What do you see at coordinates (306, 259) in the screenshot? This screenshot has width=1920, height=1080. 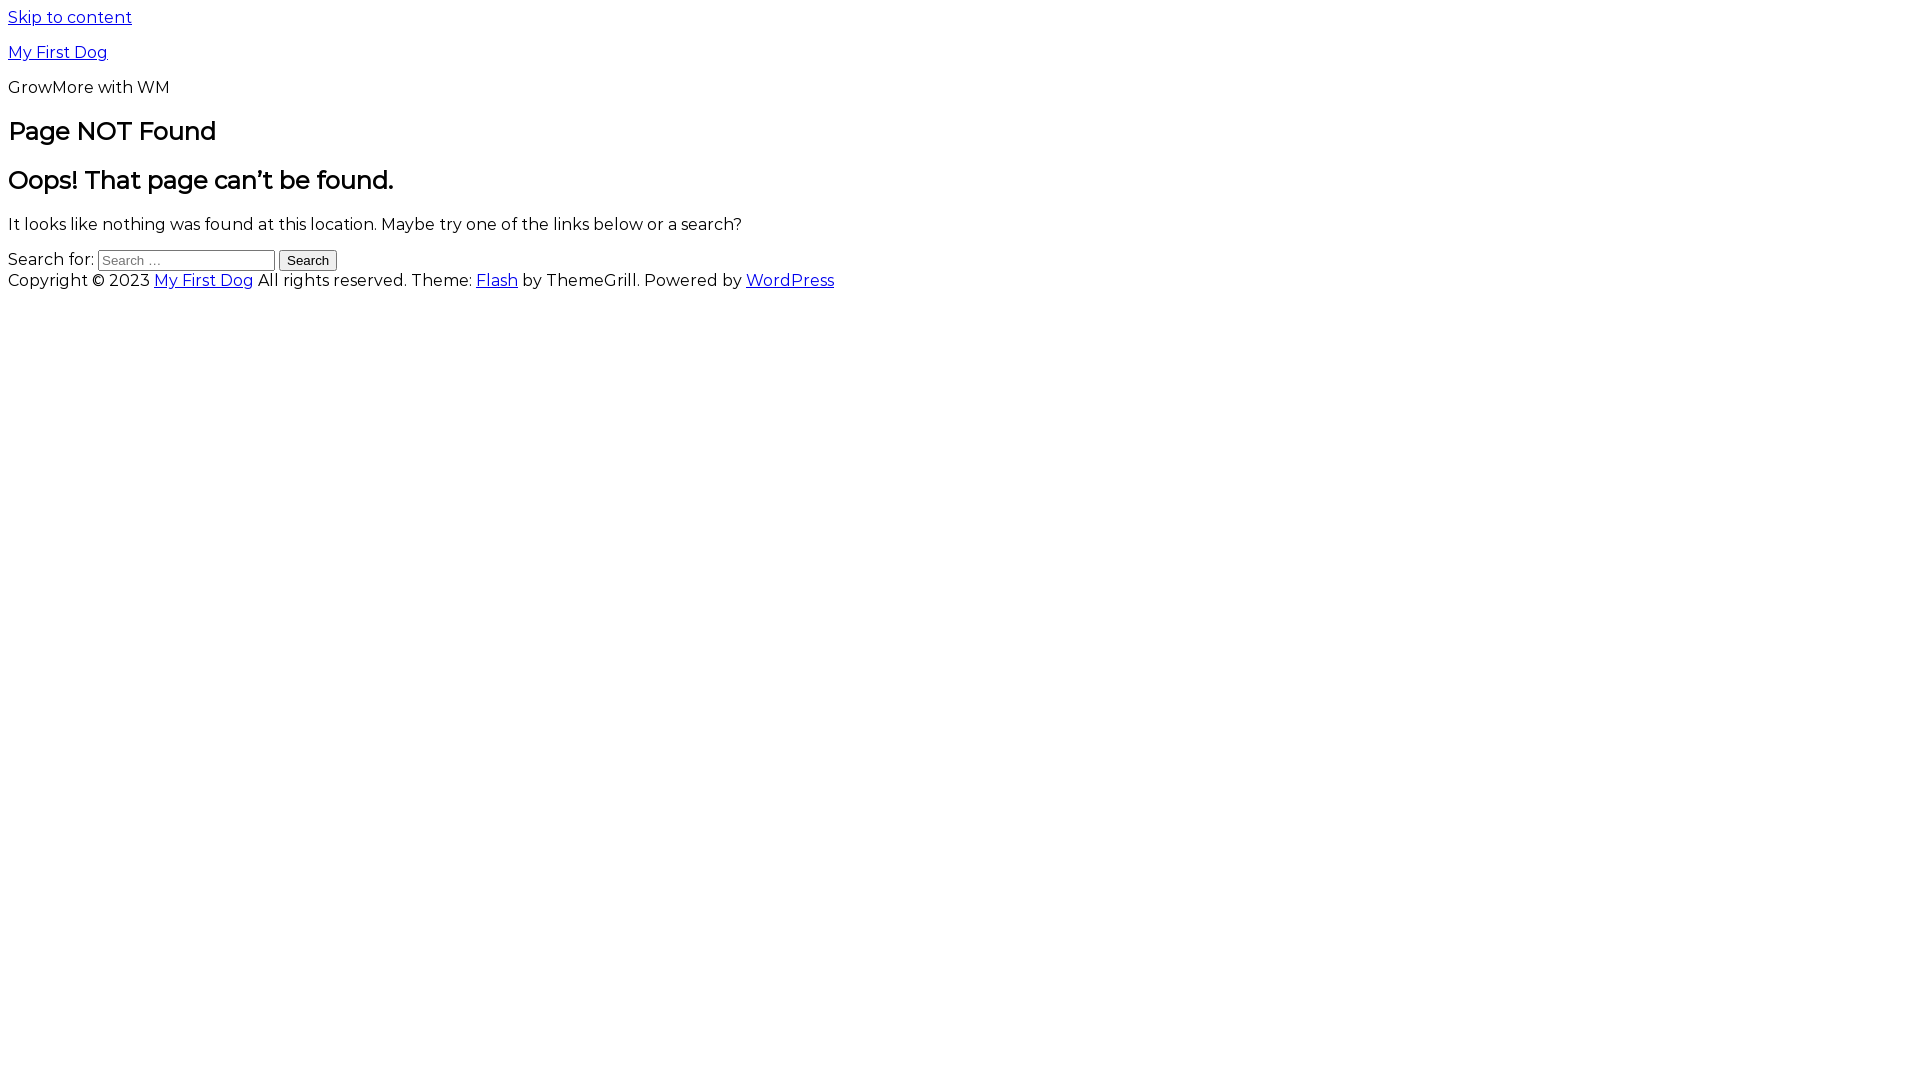 I see `'Search'` at bounding box center [306, 259].